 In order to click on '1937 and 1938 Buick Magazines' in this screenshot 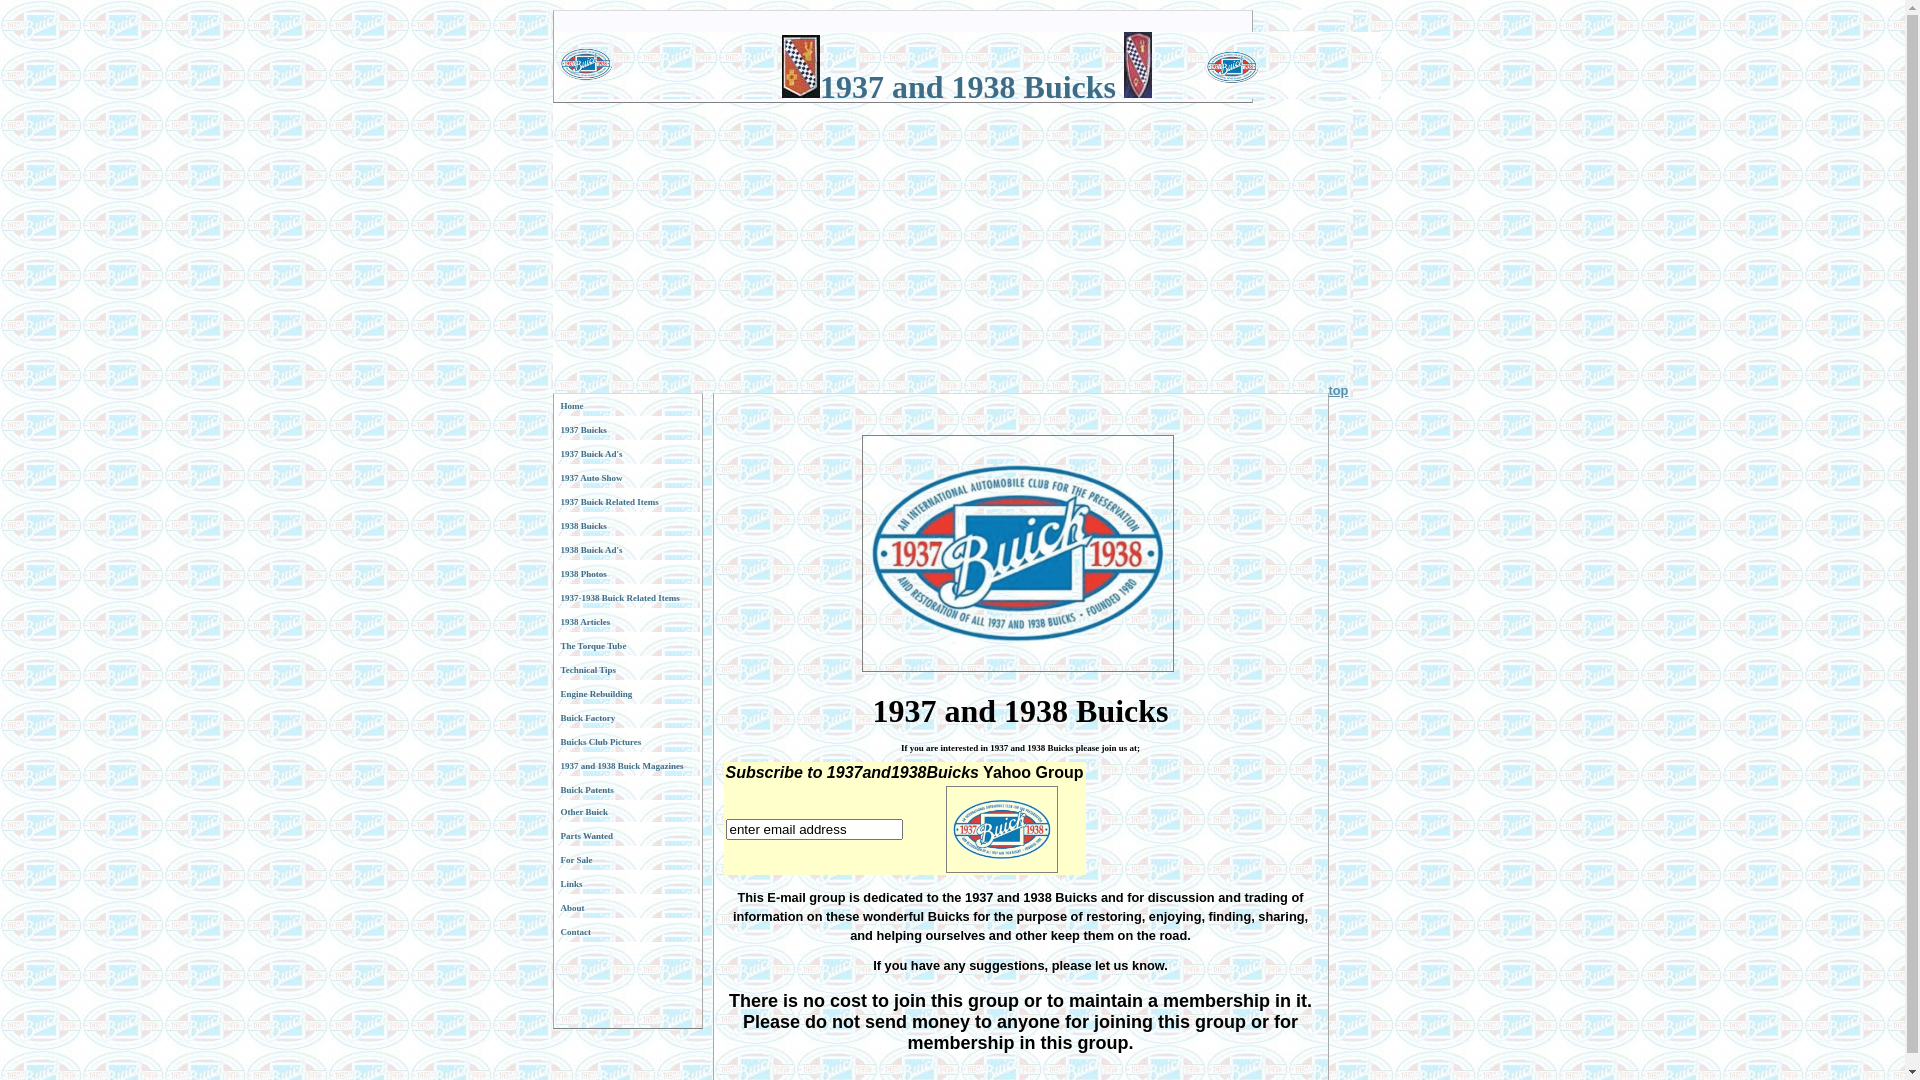, I will do `click(553, 765)`.